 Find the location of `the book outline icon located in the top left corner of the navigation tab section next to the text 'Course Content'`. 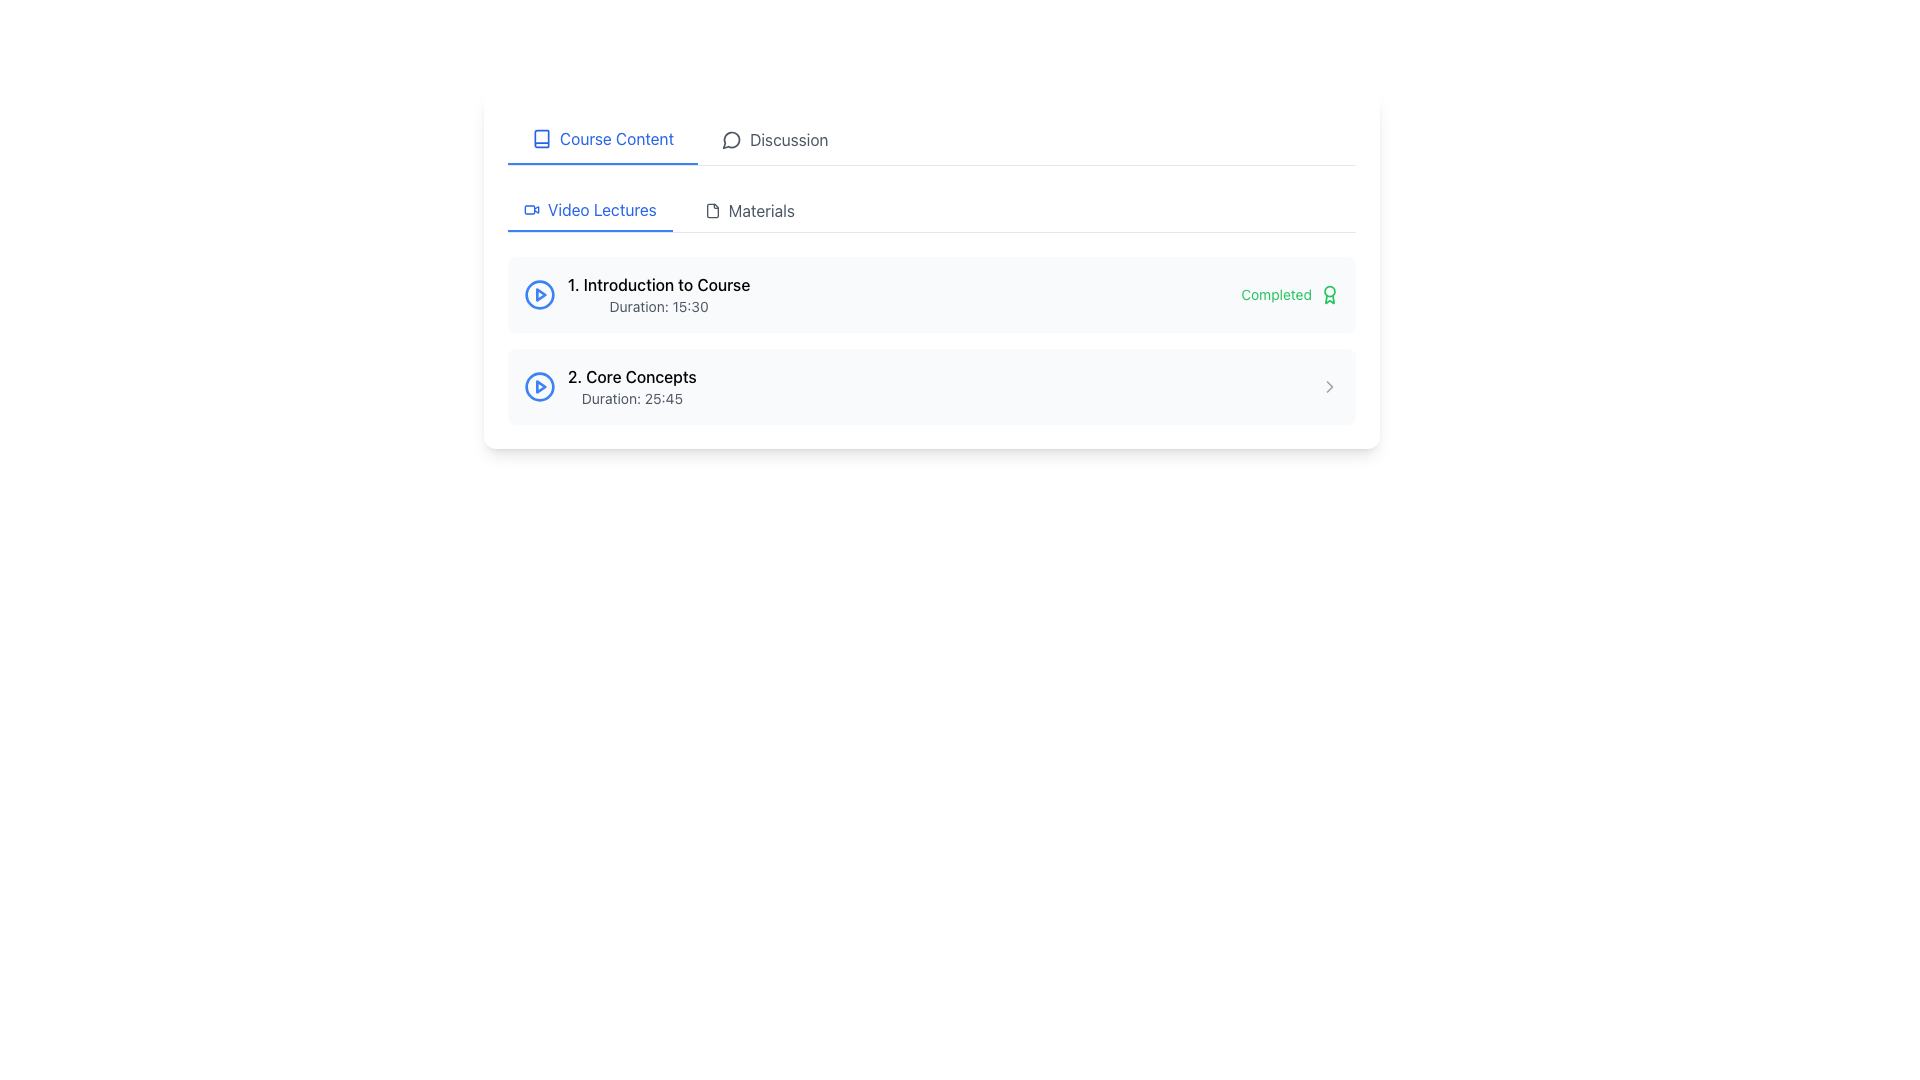

the book outline icon located in the top left corner of the navigation tab section next to the text 'Course Content' is located at coordinates (542, 137).